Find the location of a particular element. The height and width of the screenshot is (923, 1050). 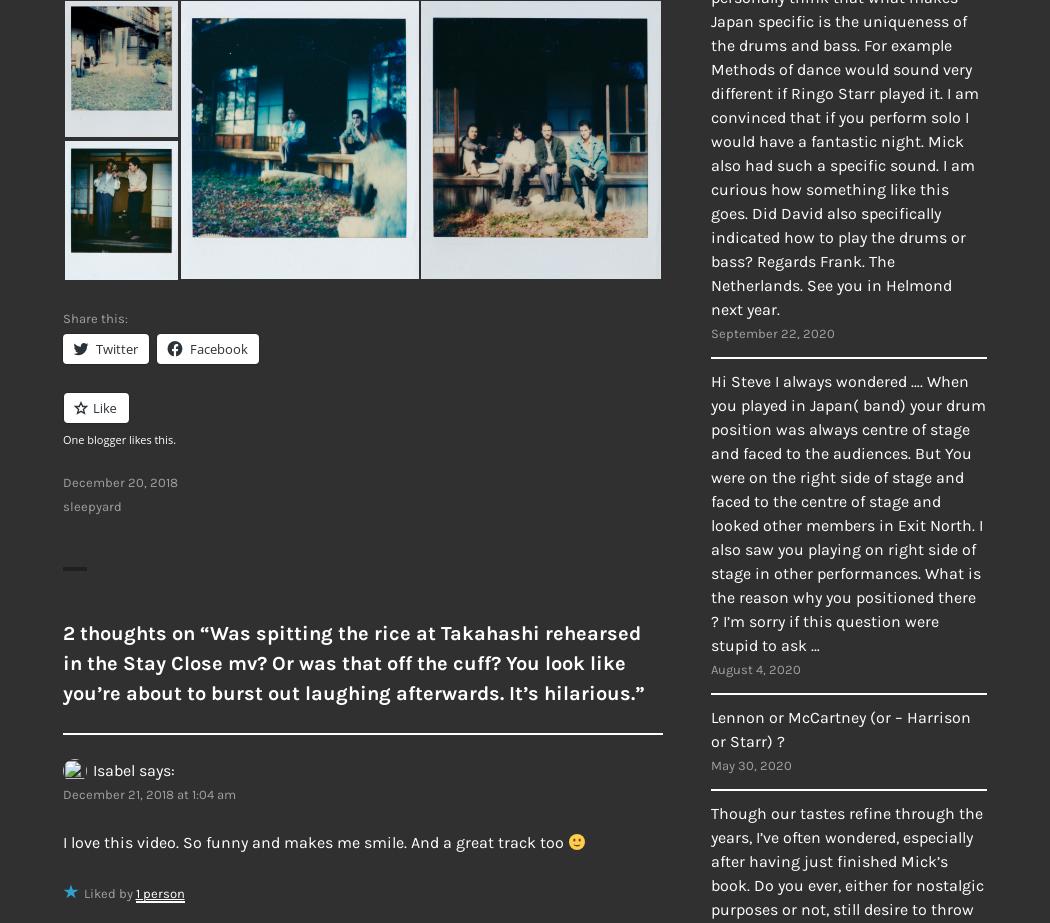

'September 22, 2020' is located at coordinates (710, 333).